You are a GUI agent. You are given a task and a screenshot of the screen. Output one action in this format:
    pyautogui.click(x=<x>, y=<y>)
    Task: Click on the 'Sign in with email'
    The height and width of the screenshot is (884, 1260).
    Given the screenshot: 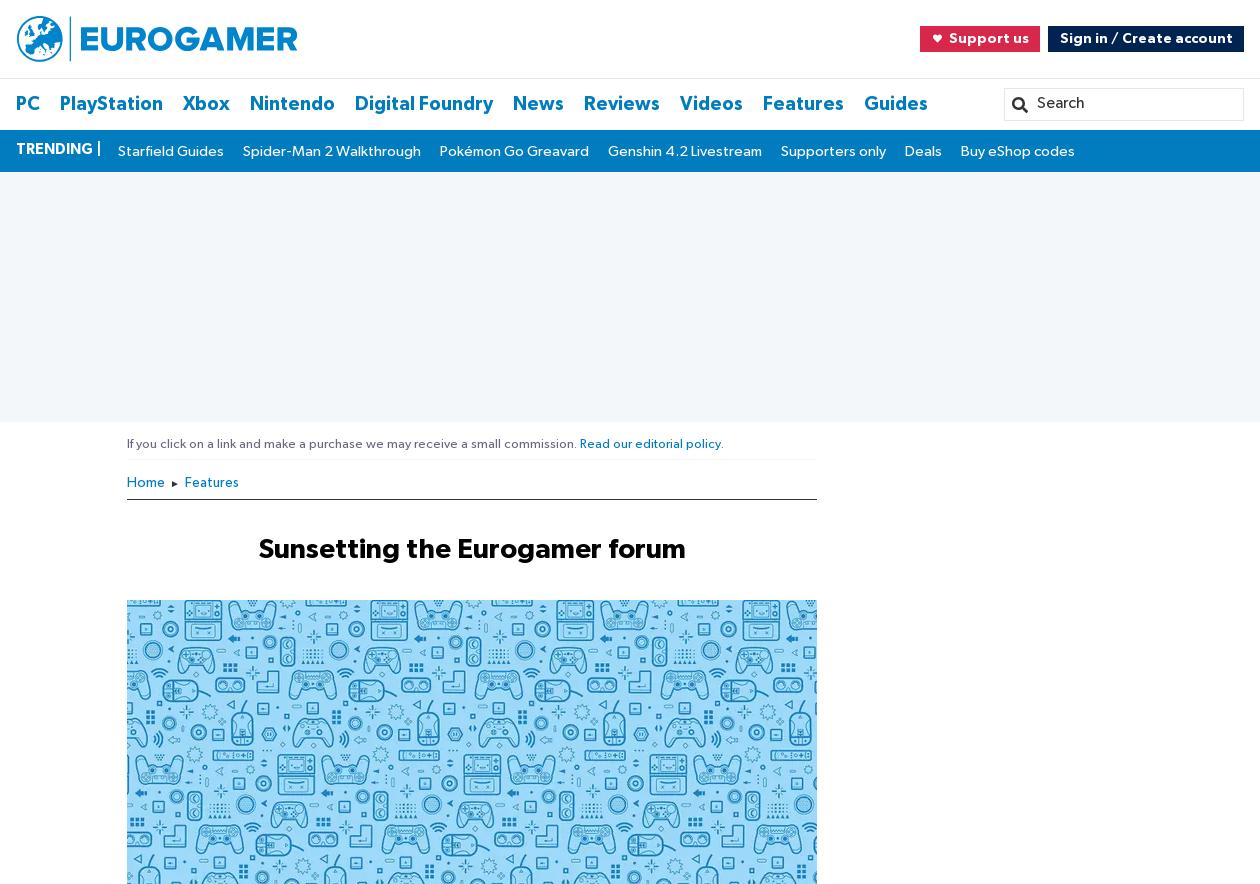 What is the action you would take?
    pyautogui.click(x=342, y=502)
    